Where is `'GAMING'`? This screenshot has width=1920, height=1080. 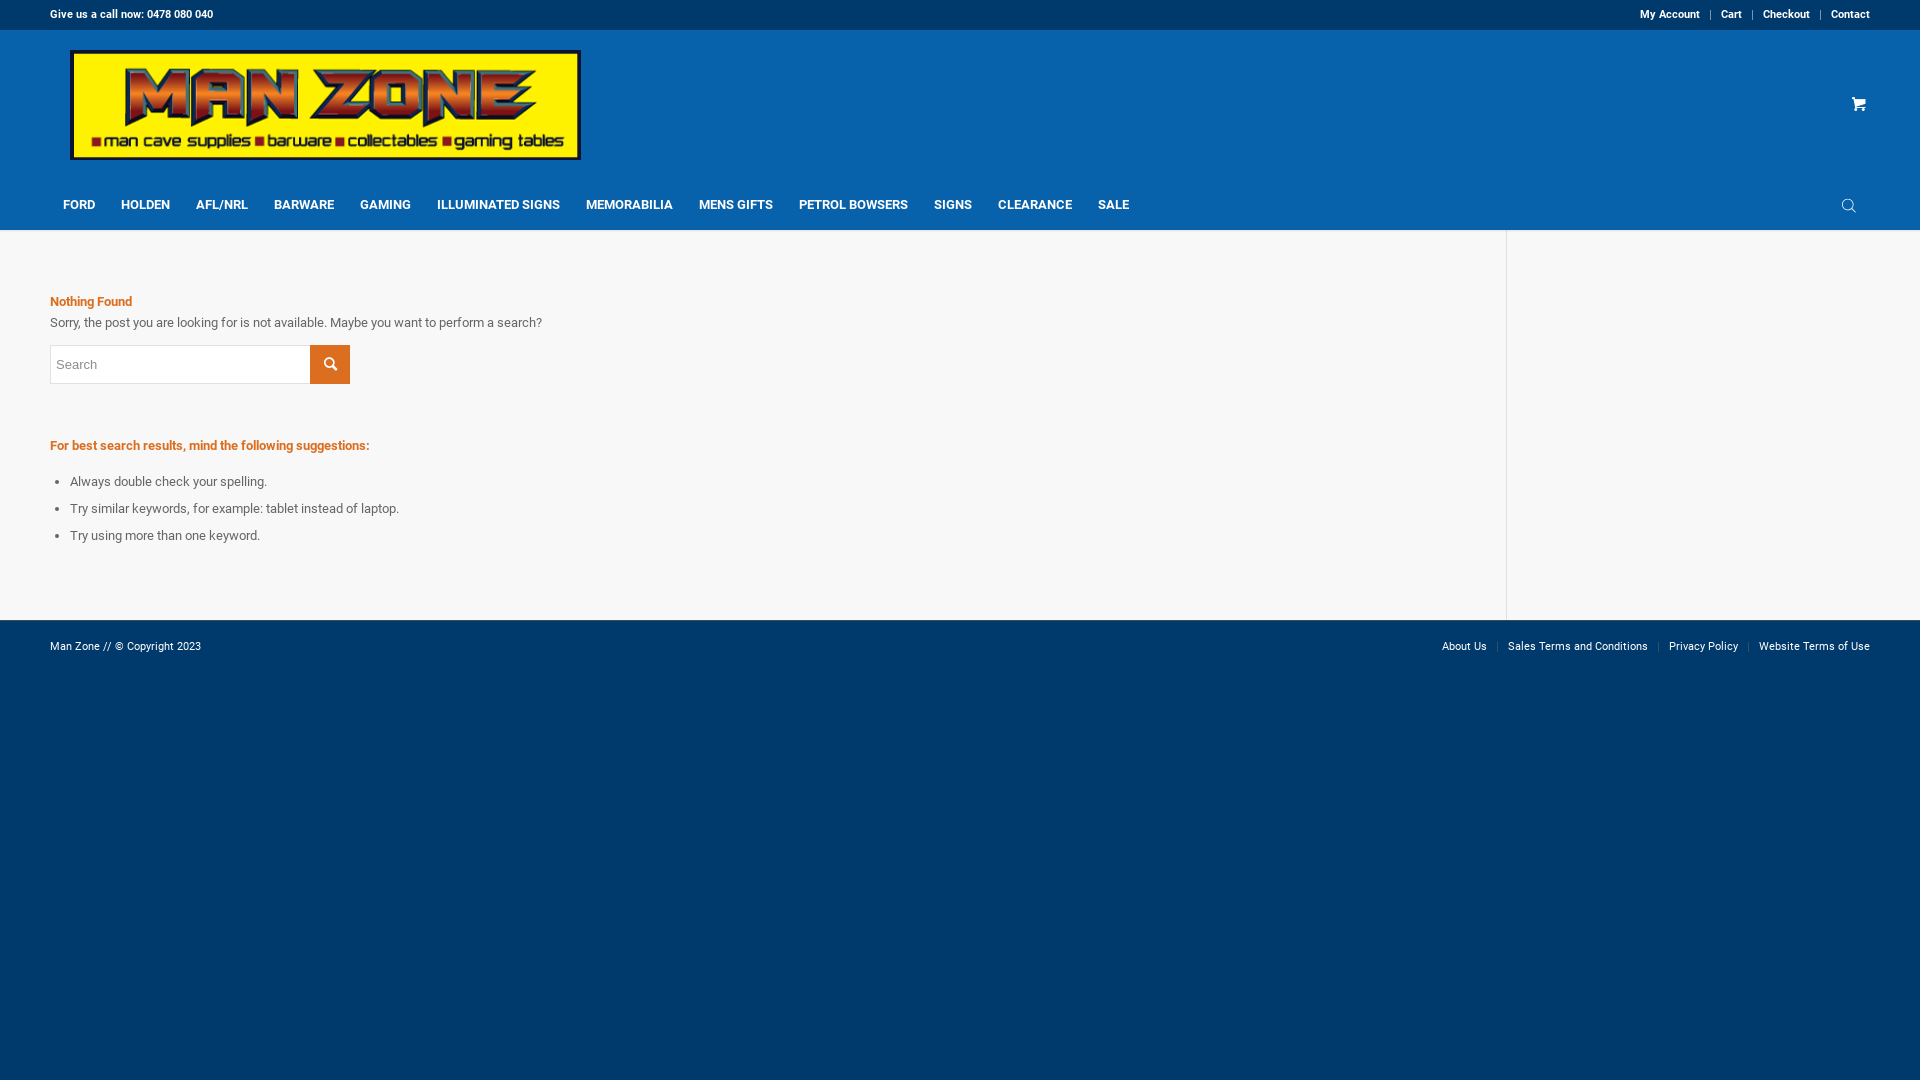
'GAMING' is located at coordinates (385, 204).